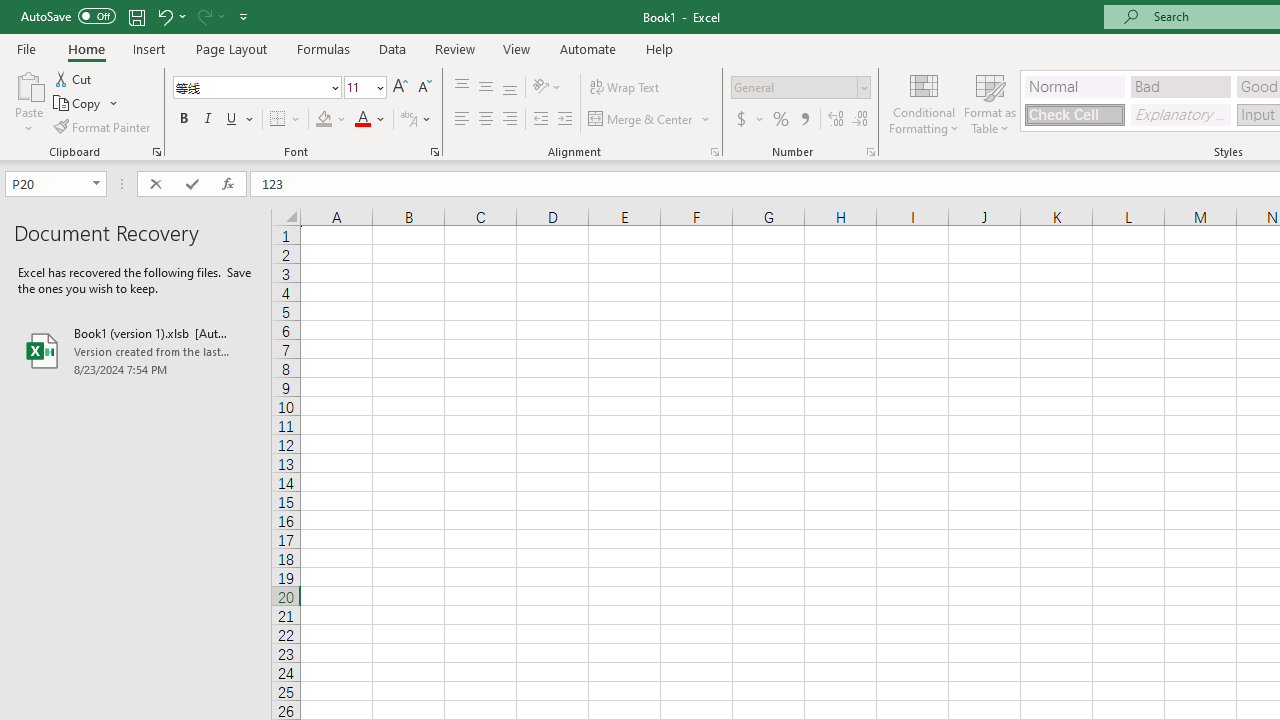 Image resolution: width=1280 pixels, height=720 pixels. I want to click on 'Font Color RGB(255, 0, 0)', so click(362, 119).